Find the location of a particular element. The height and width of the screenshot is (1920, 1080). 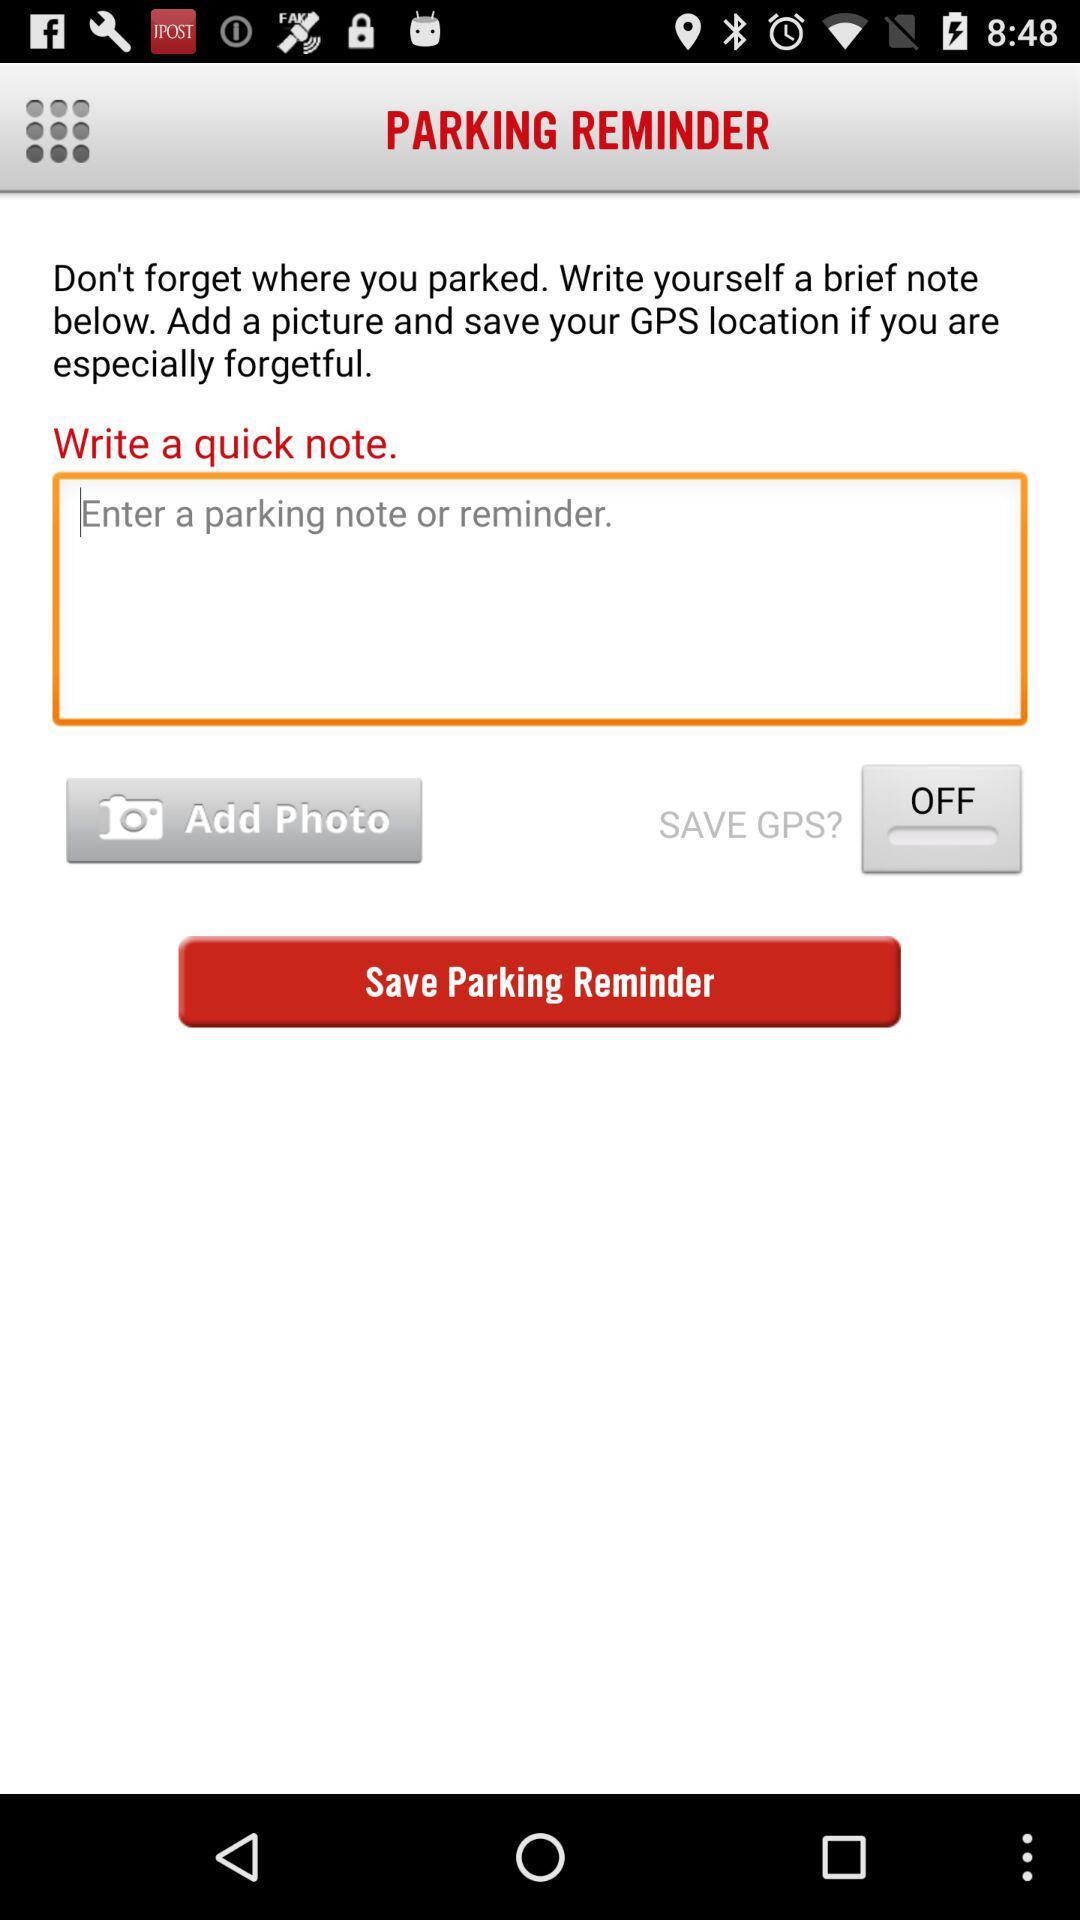

off item is located at coordinates (941, 823).